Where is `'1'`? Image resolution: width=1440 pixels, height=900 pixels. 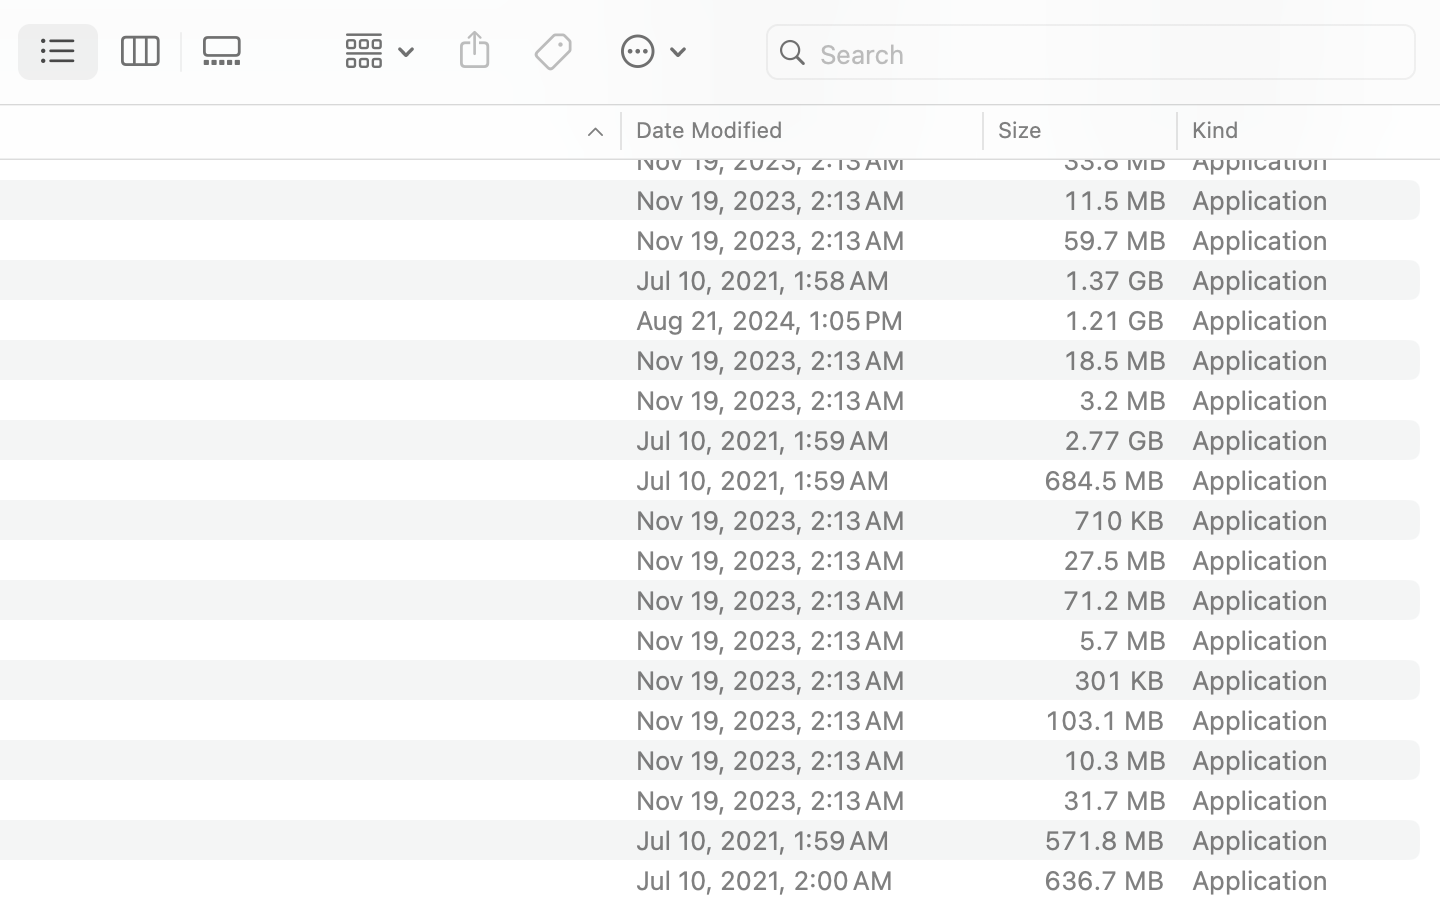
'1' is located at coordinates (58, 51).